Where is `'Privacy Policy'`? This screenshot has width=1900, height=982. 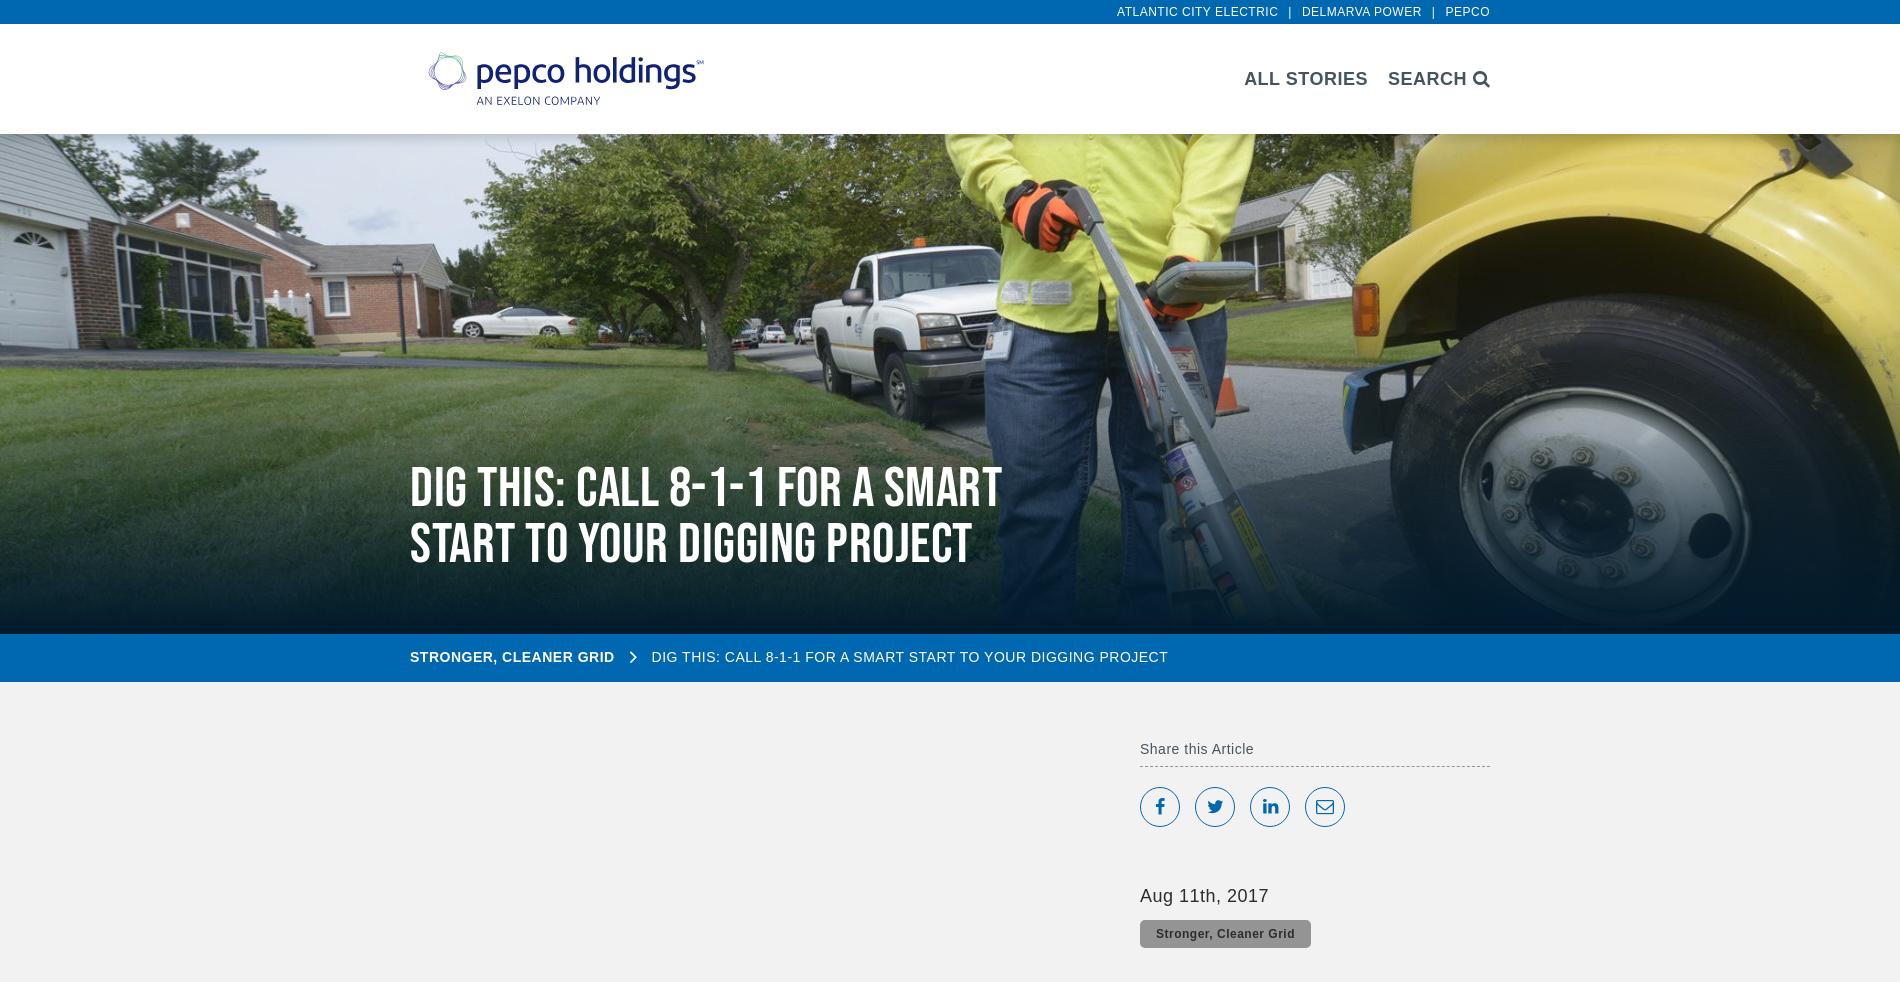
'Privacy Policy' is located at coordinates (156, 916).